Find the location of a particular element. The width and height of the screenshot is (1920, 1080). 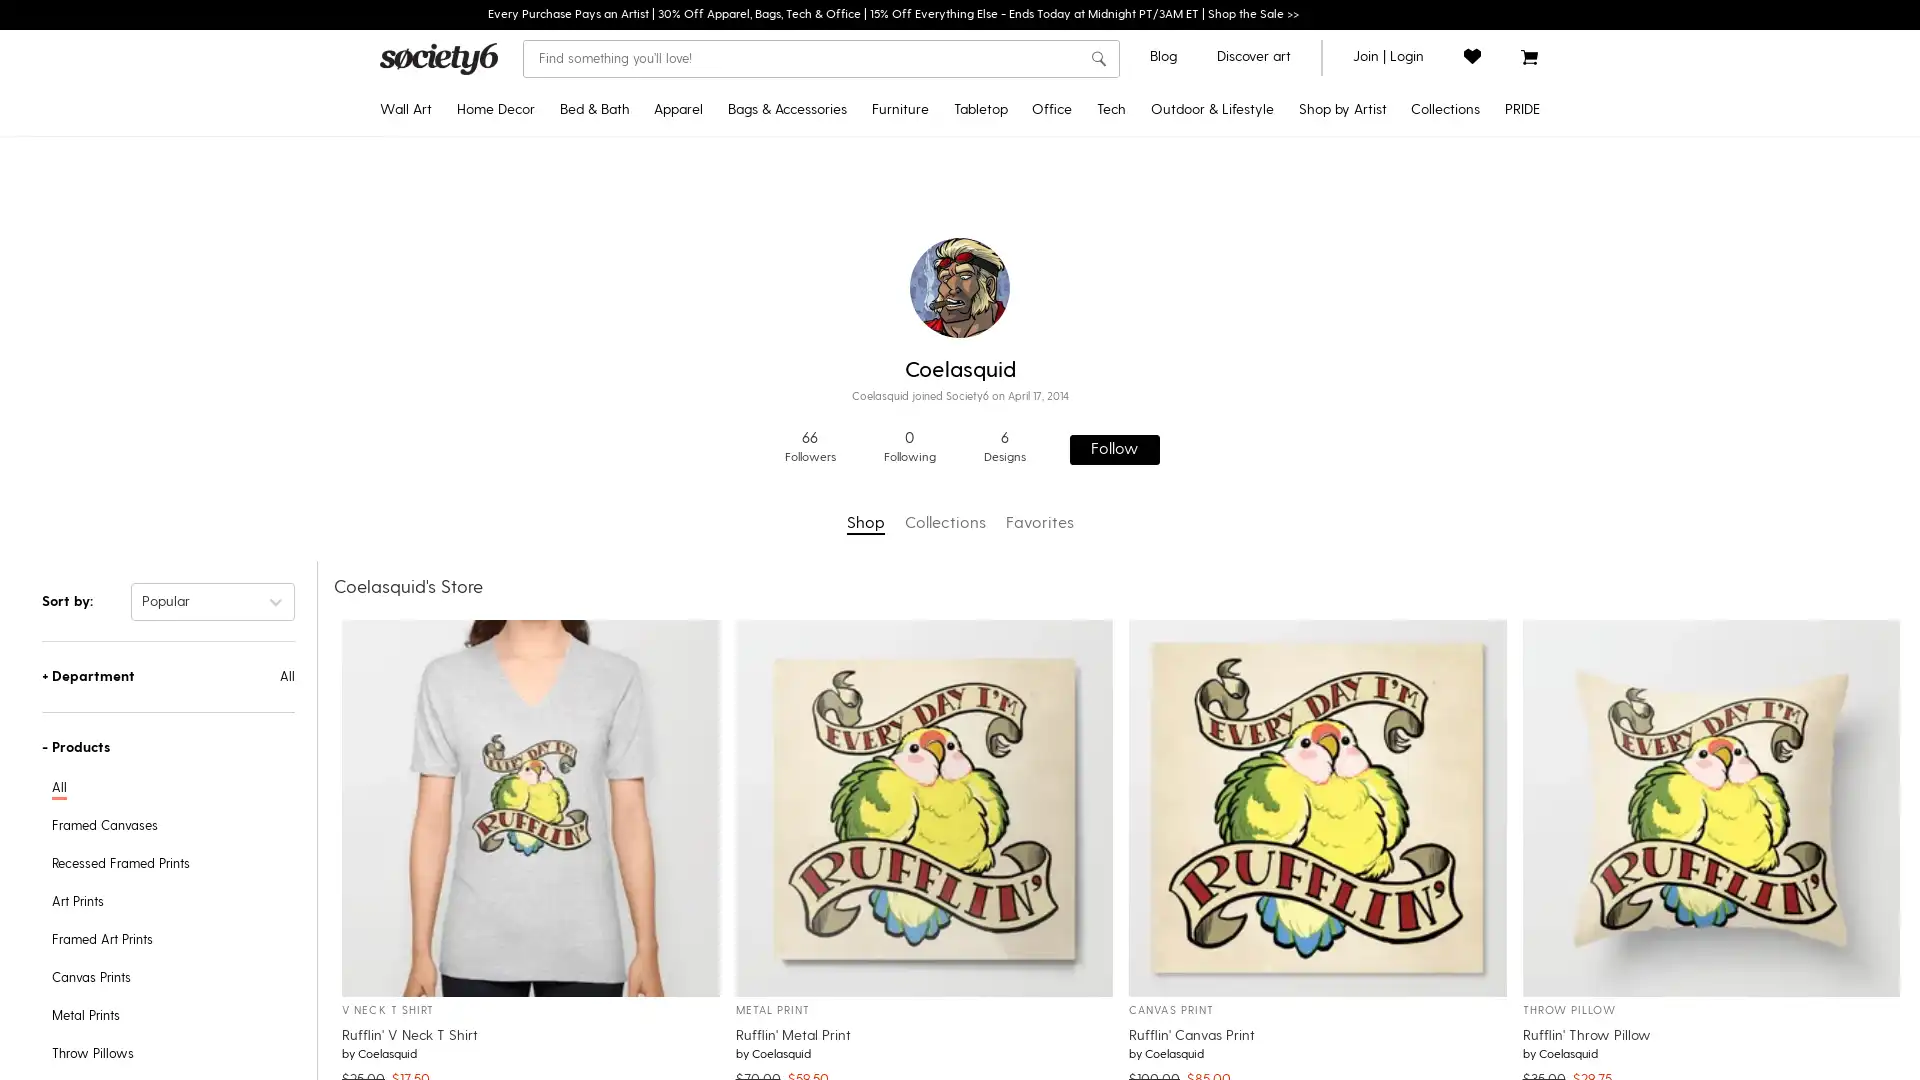

Pixar is located at coordinates (1288, 224).